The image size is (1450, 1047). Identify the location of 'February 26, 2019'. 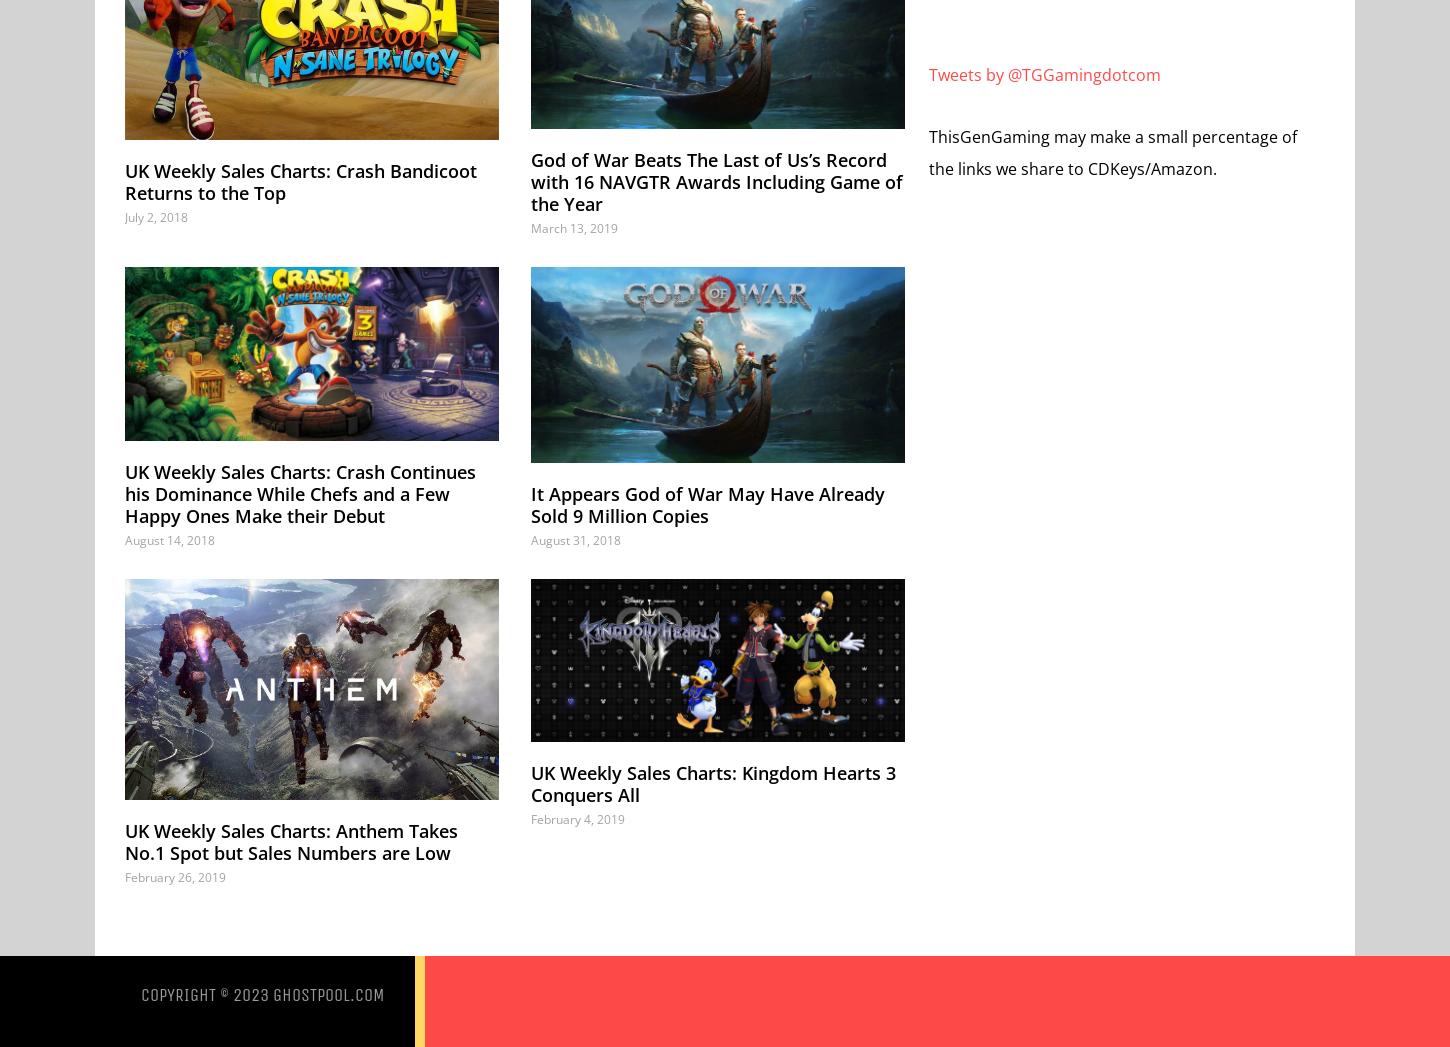
(174, 876).